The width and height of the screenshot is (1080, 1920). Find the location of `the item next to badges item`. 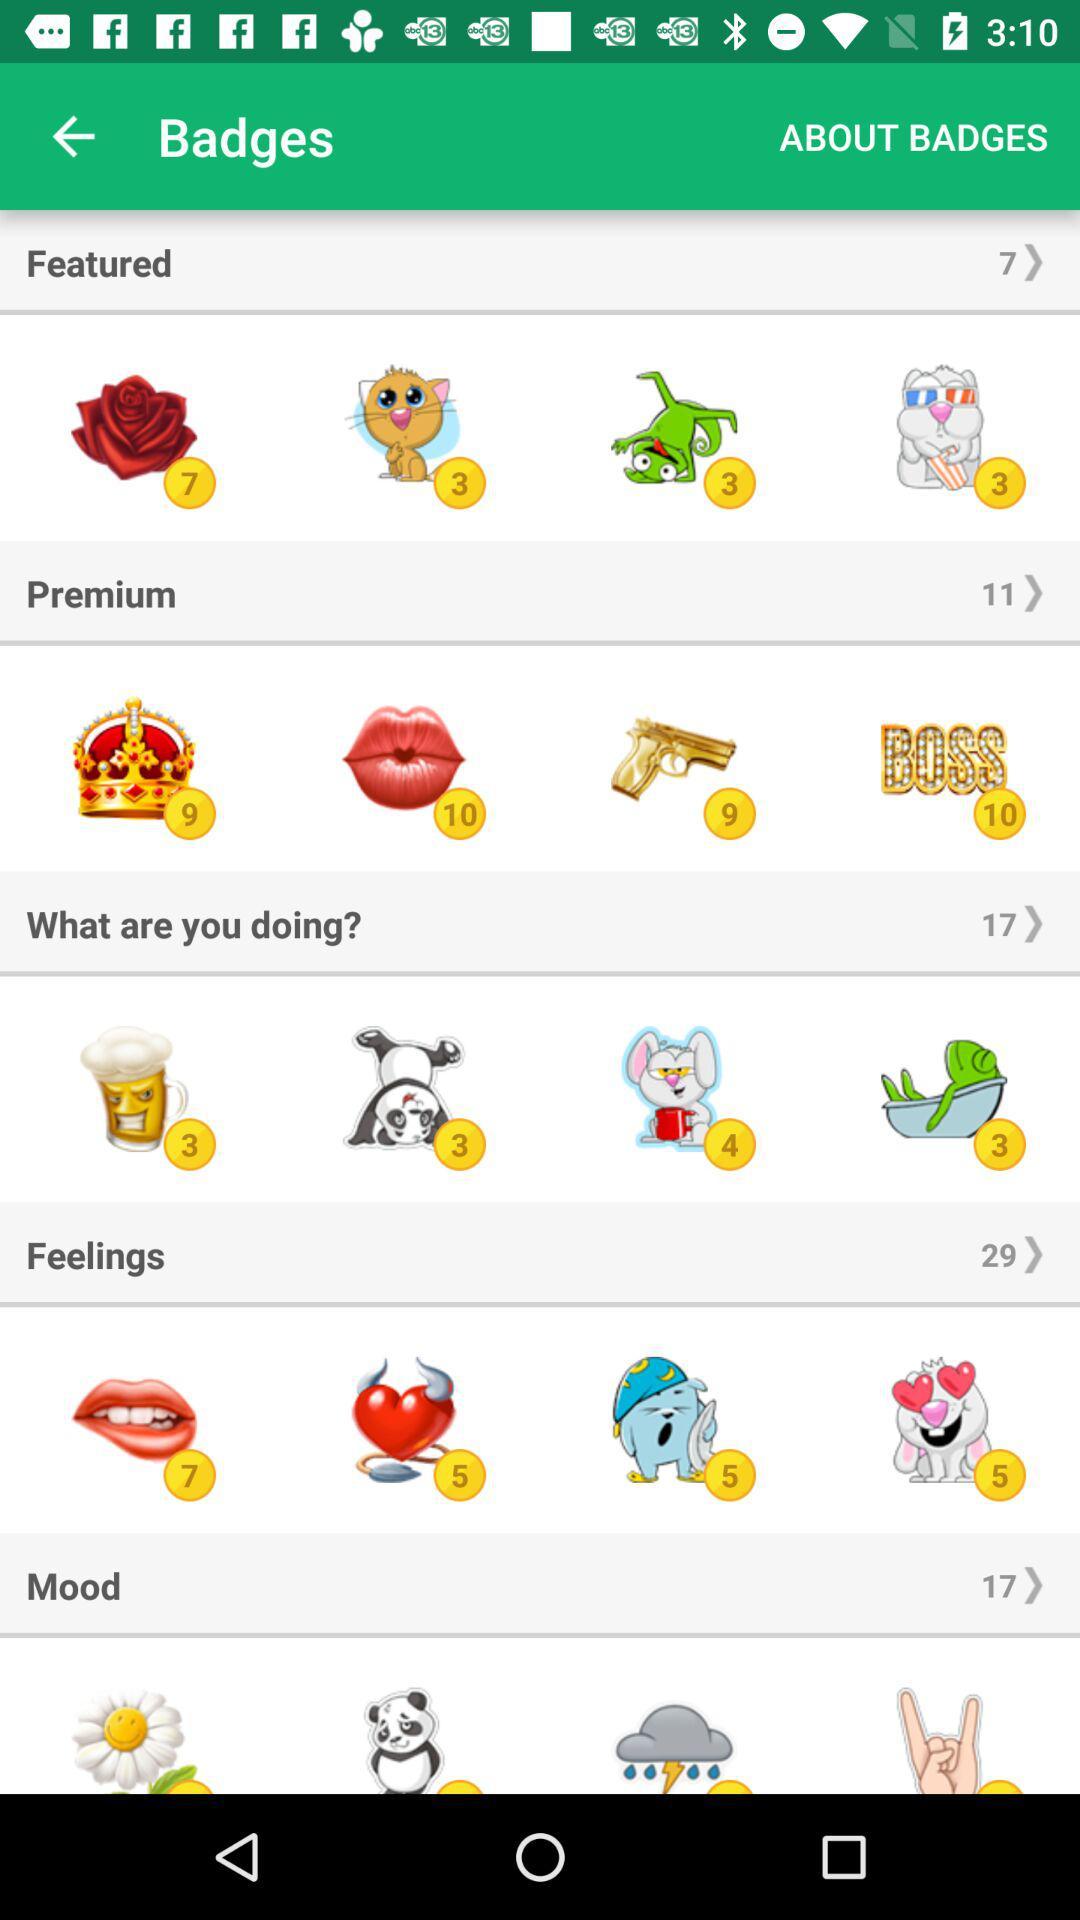

the item next to badges item is located at coordinates (913, 135).